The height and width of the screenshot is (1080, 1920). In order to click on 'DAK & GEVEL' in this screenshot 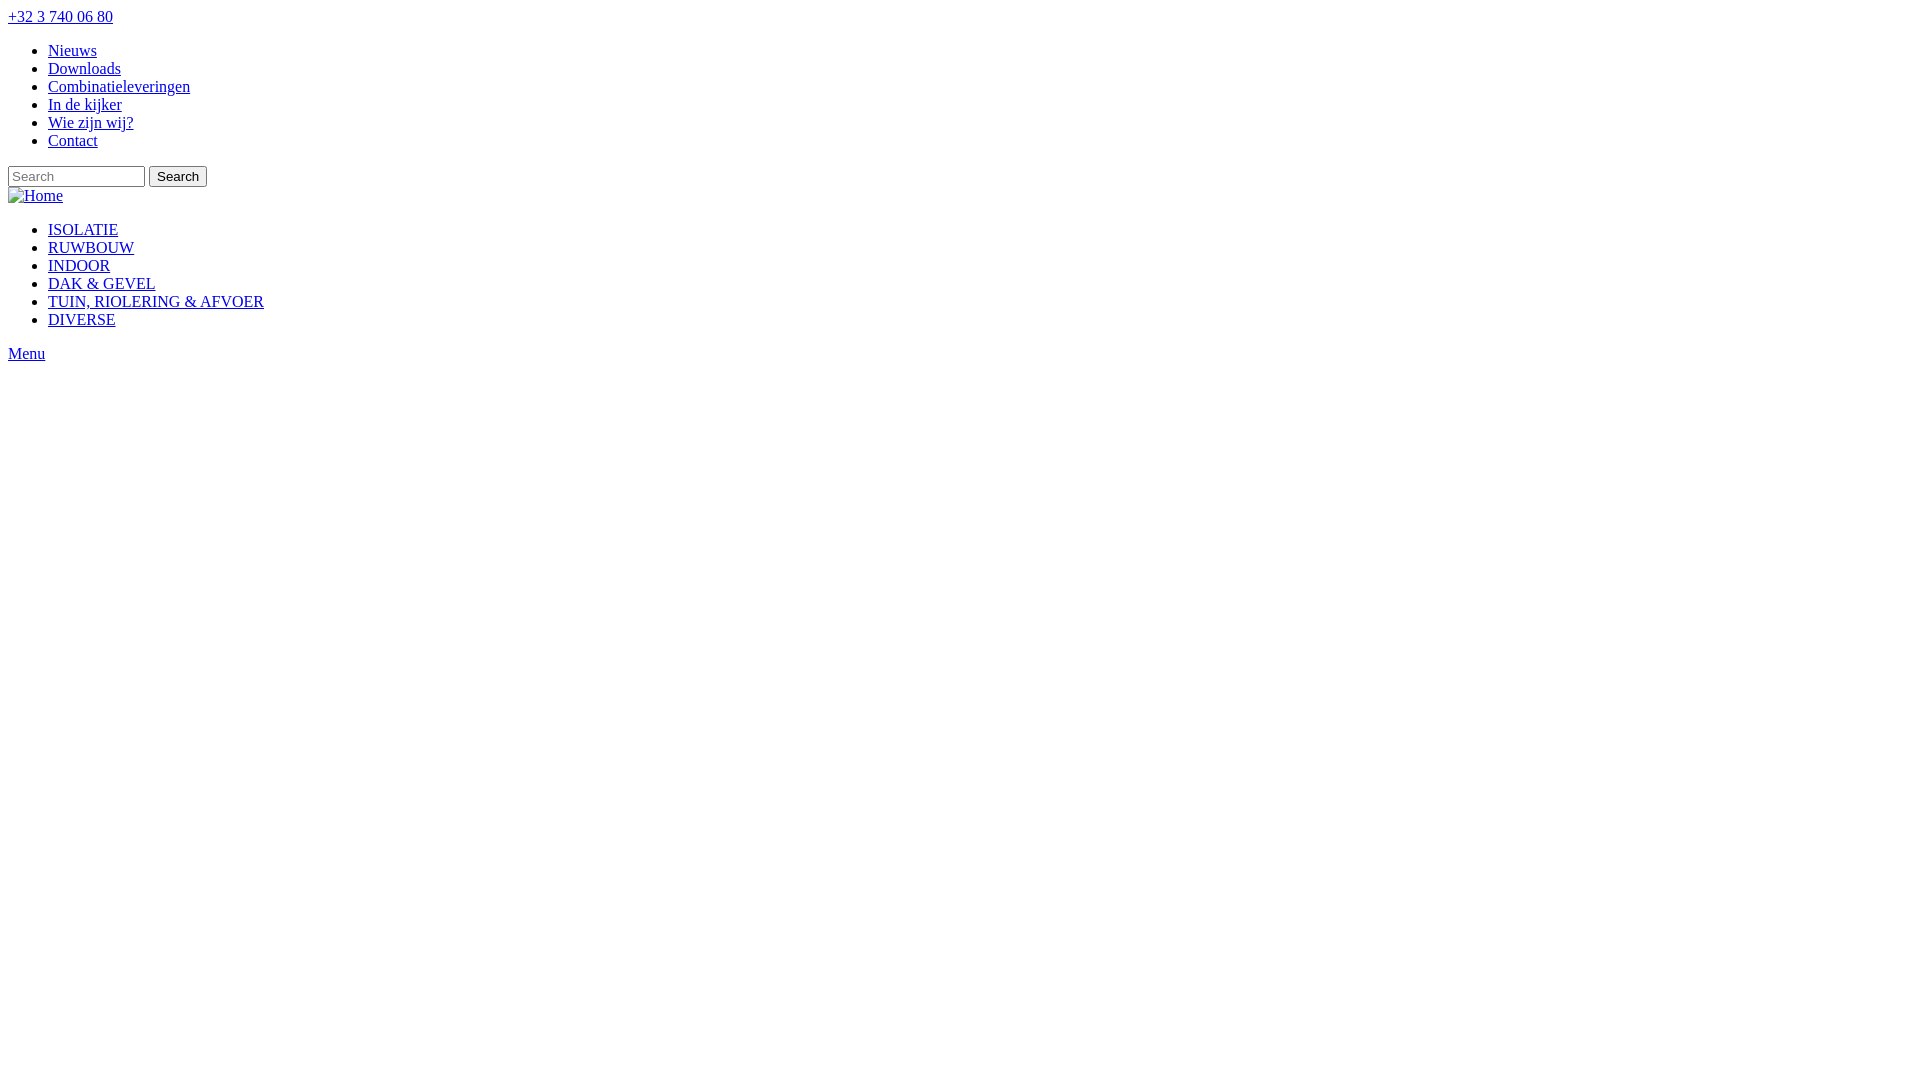, I will do `click(48, 283)`.